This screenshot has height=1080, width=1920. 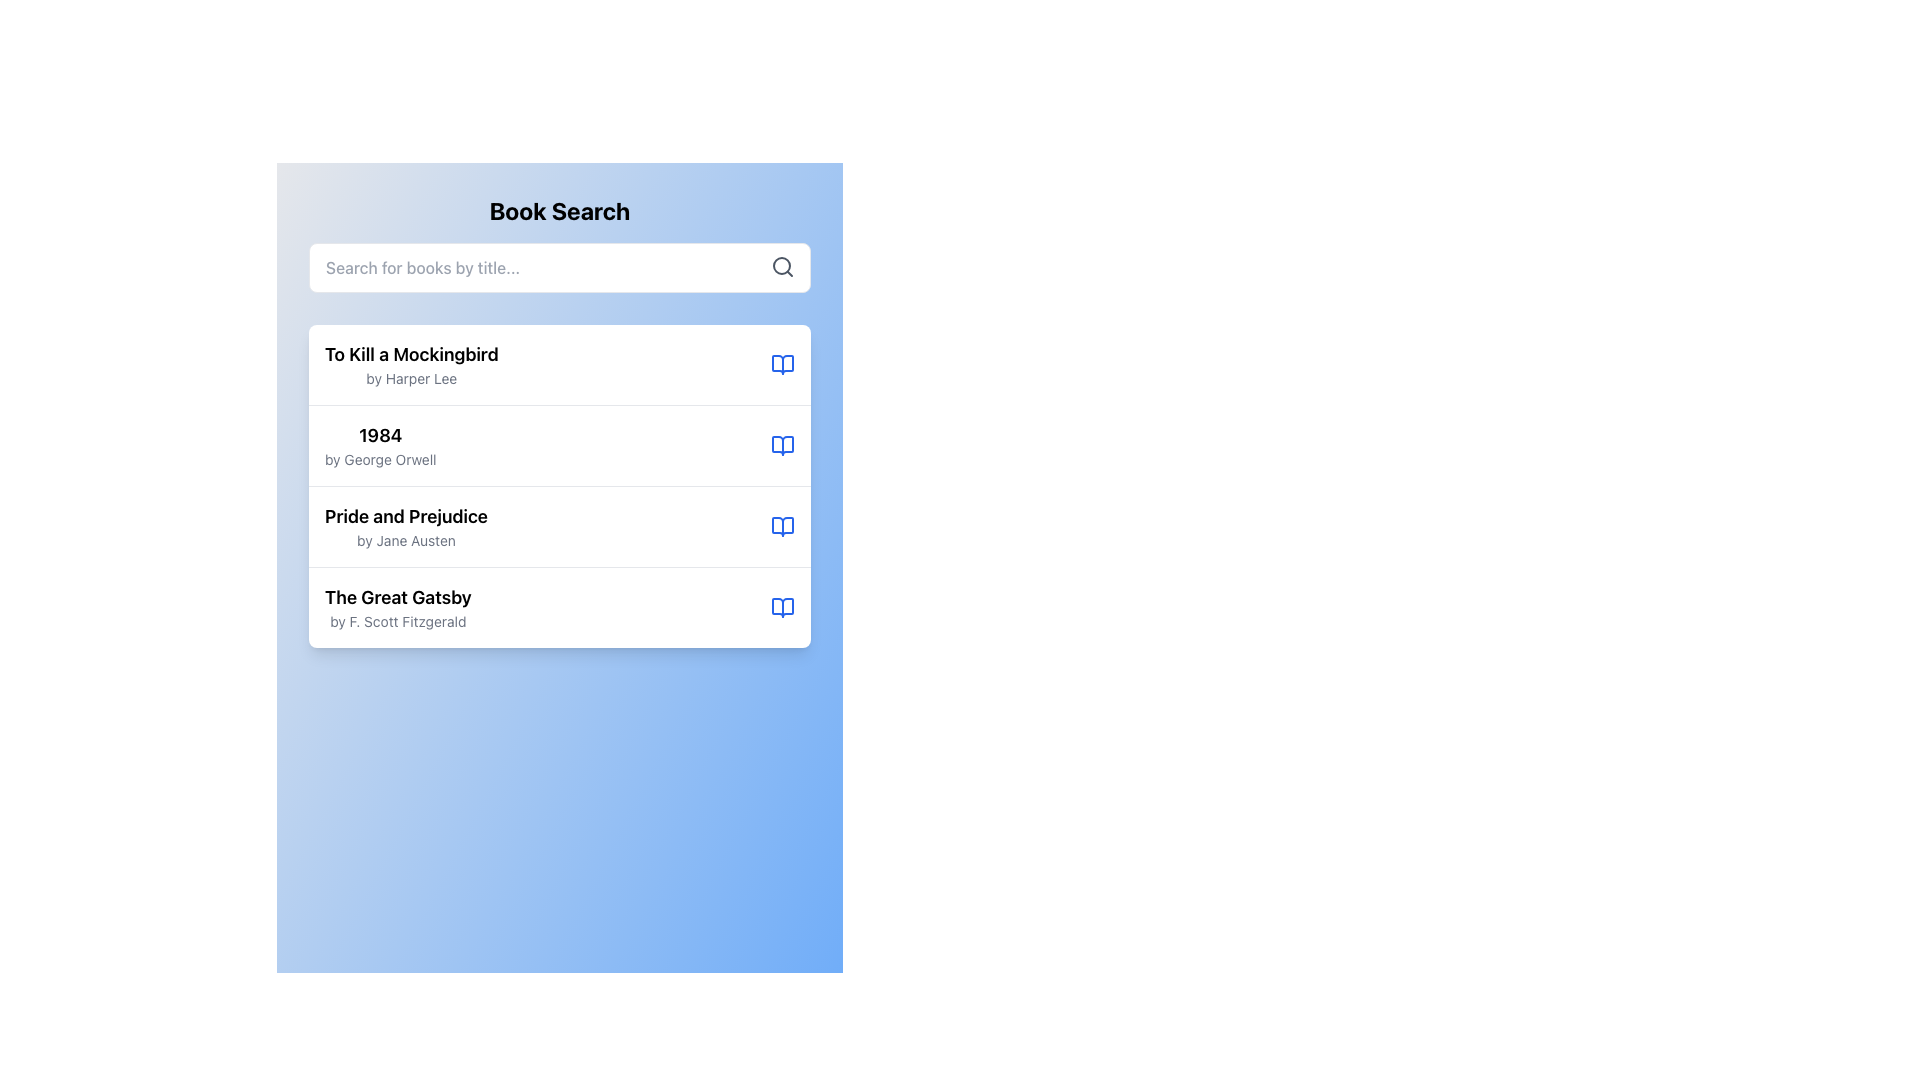 I want to click on the text display element titled 'To Kill a Mockingbird' which features a bold title and a smaller gray italicized line of text by Harper Lee, so click(x=410, y=365).